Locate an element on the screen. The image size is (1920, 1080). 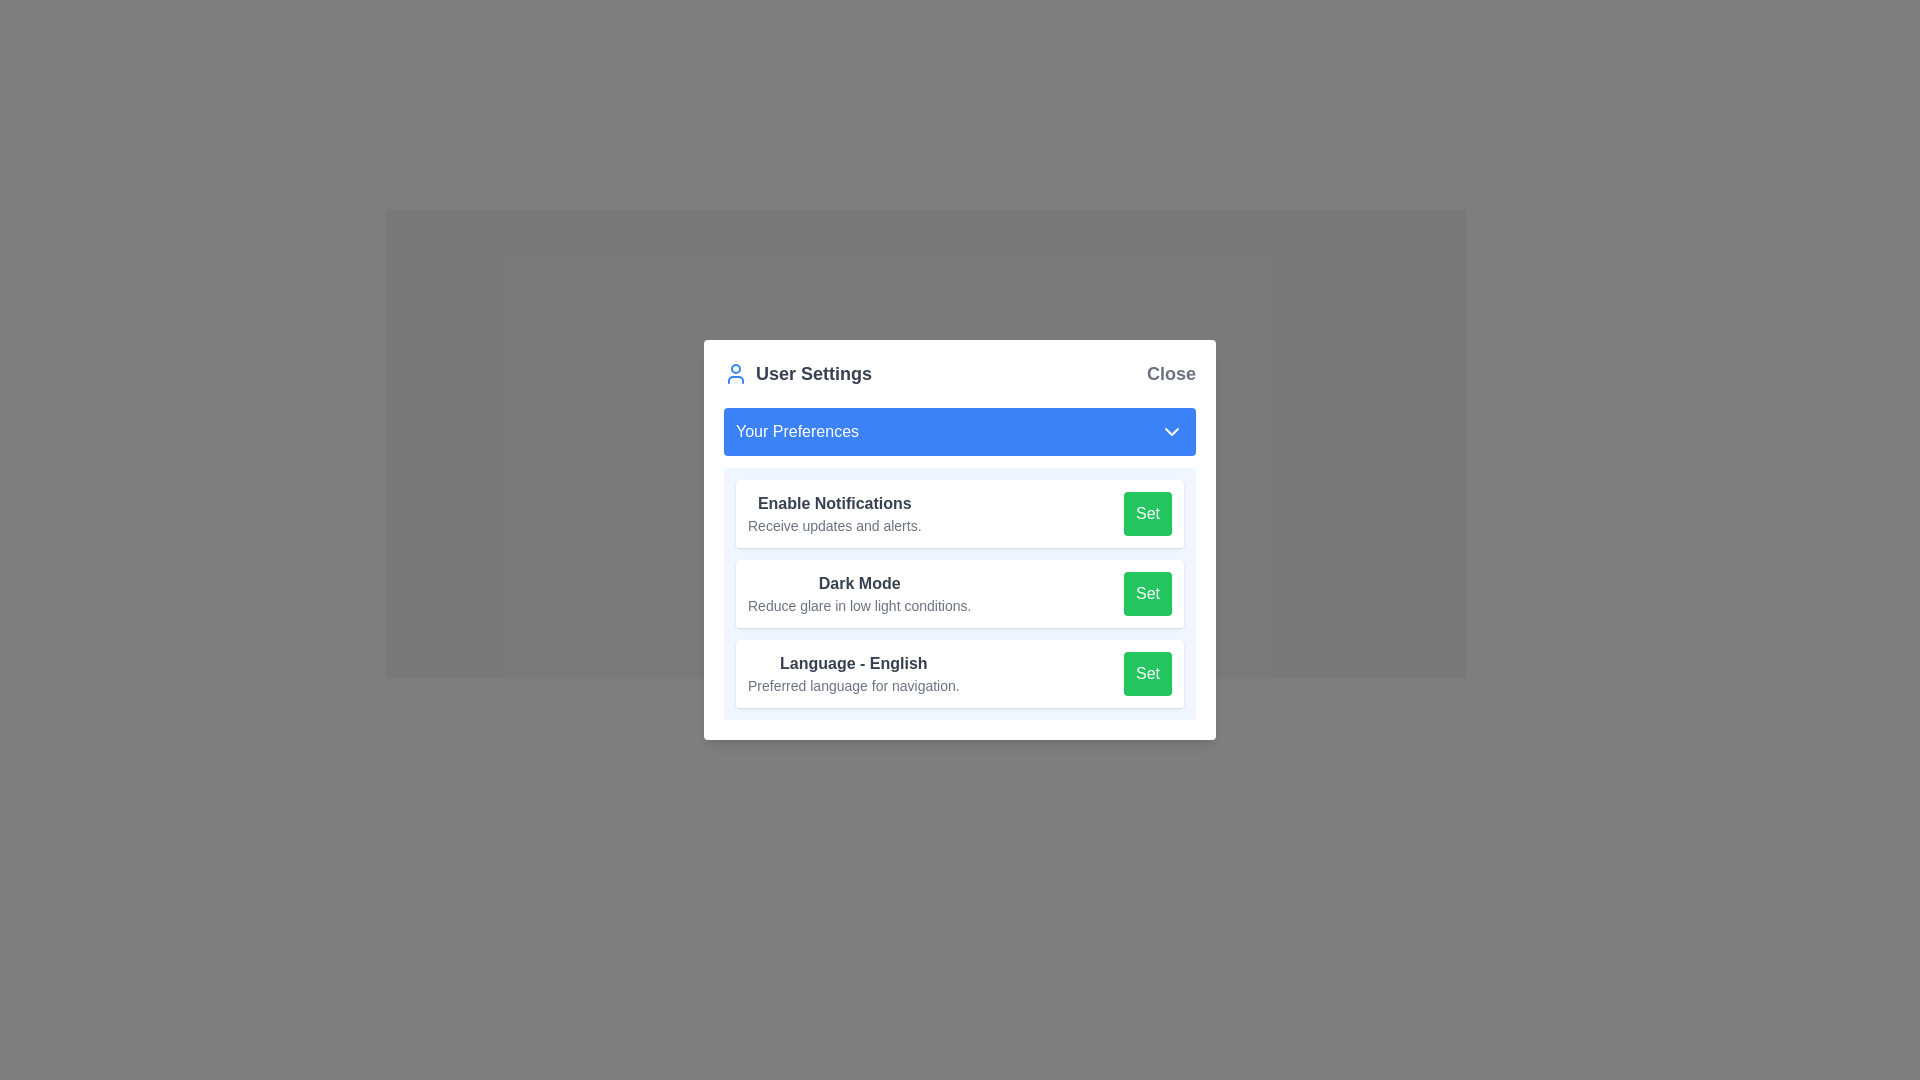
the label that describes the 'Enable Notifications' setting in the 'User Settings' interface, located above the 'Dark Mode' option is located at coordinates (834, 512).